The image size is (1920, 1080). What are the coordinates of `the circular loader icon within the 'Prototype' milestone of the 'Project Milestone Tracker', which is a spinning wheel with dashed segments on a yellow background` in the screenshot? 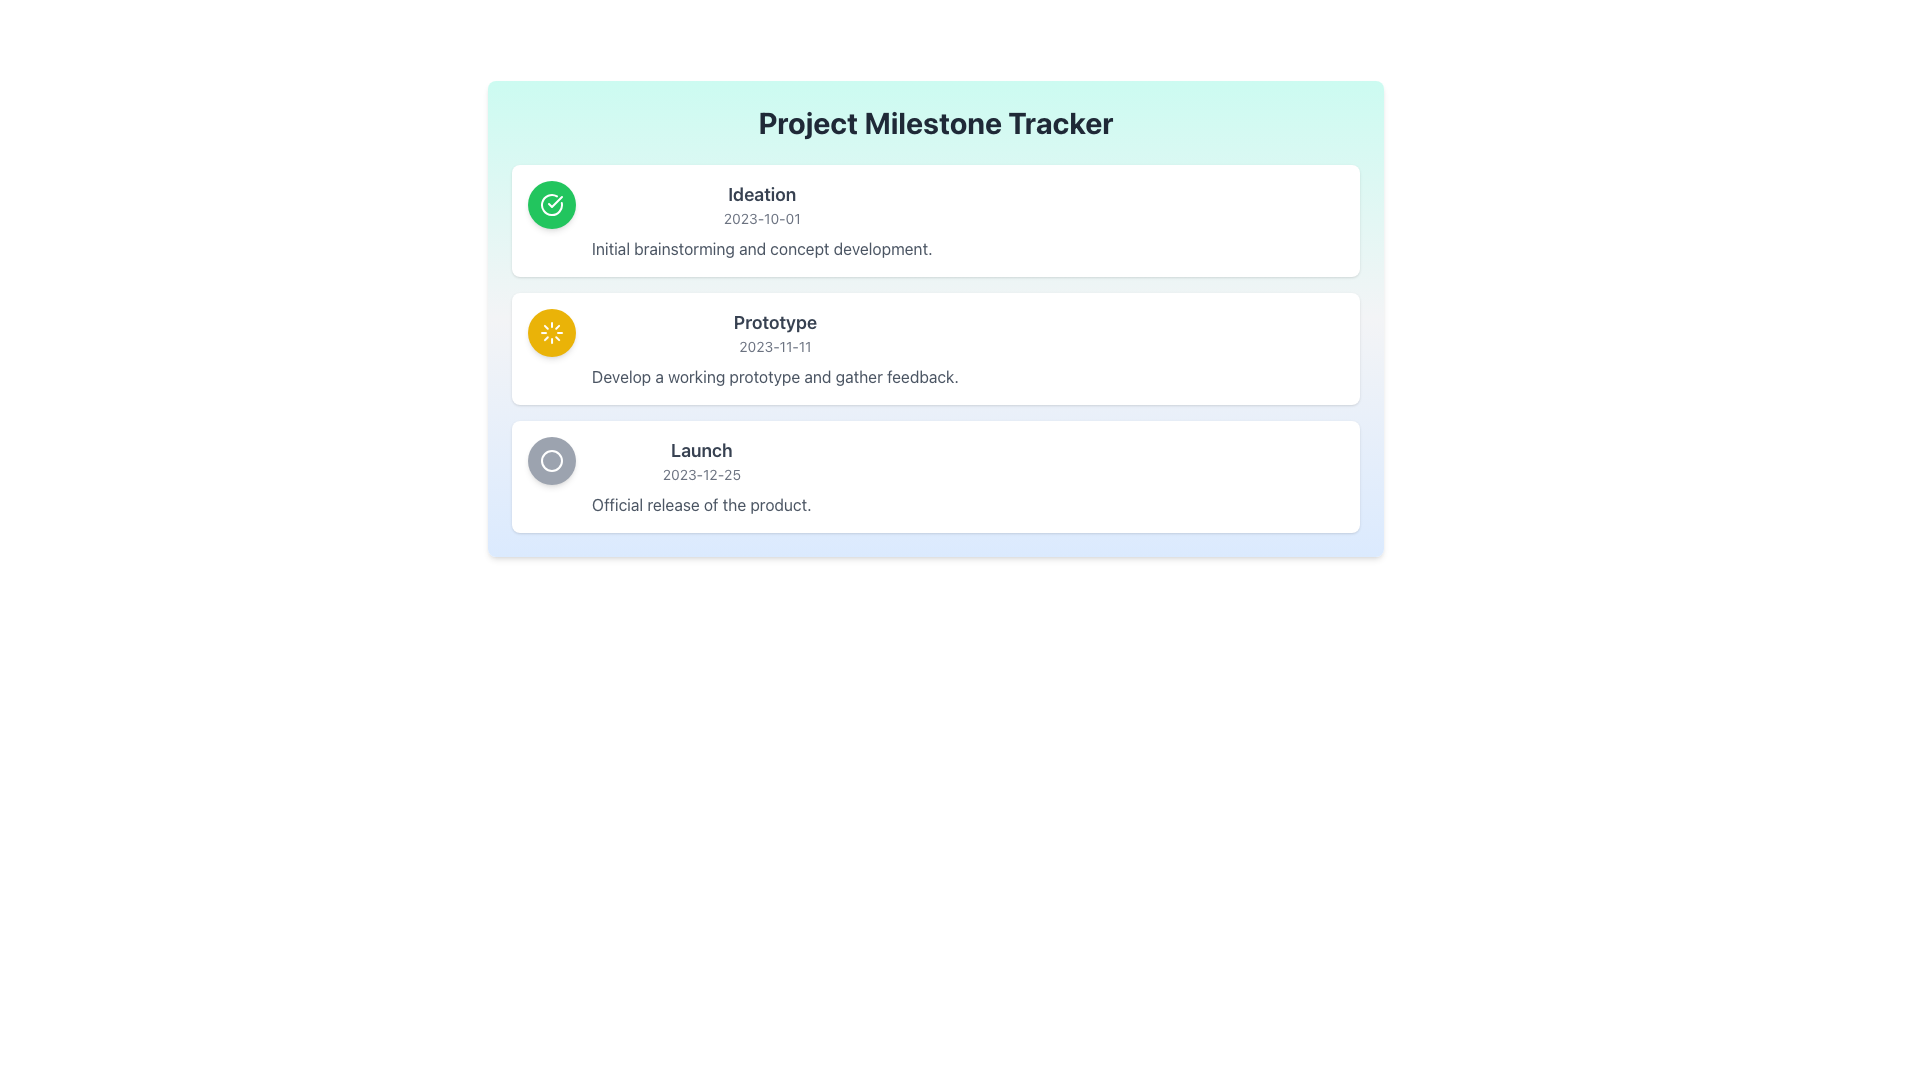 It's located at (552, 331).